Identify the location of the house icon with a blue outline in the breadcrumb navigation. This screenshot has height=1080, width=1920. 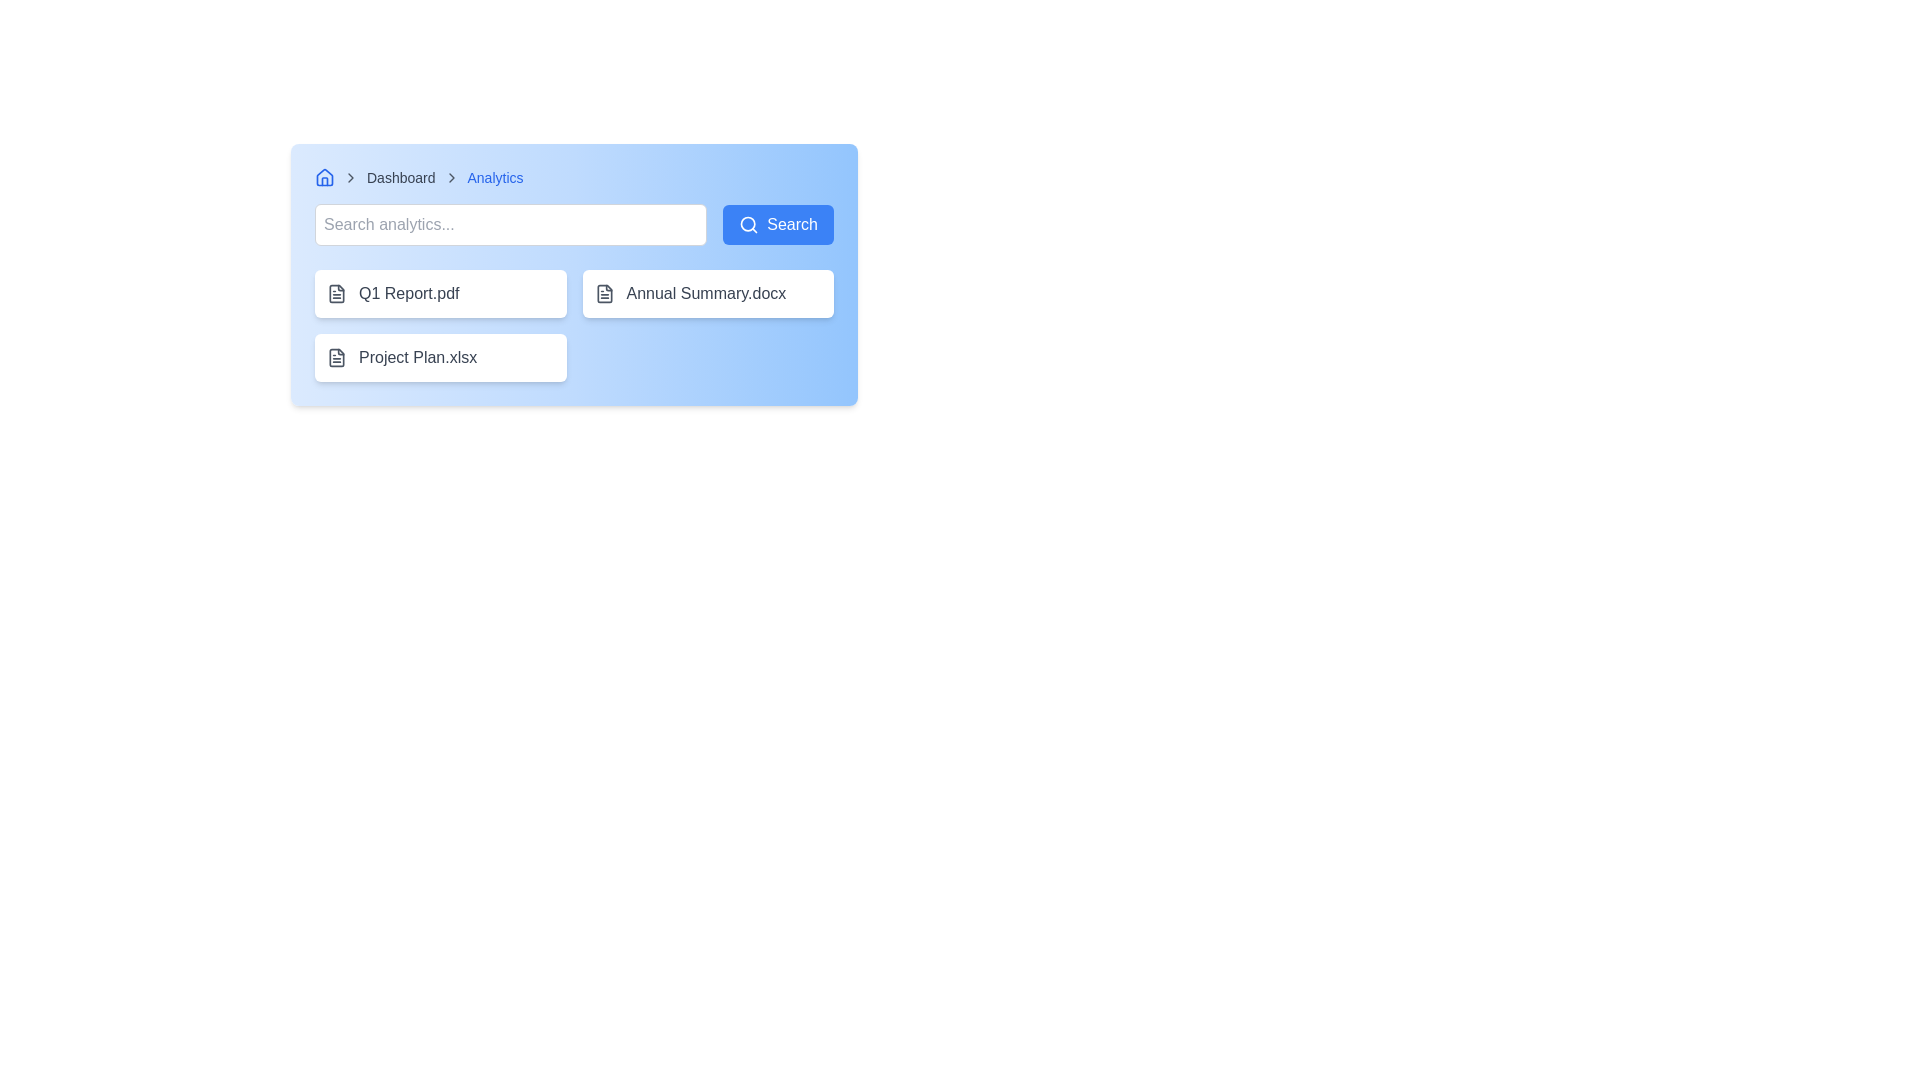
(325, 176).